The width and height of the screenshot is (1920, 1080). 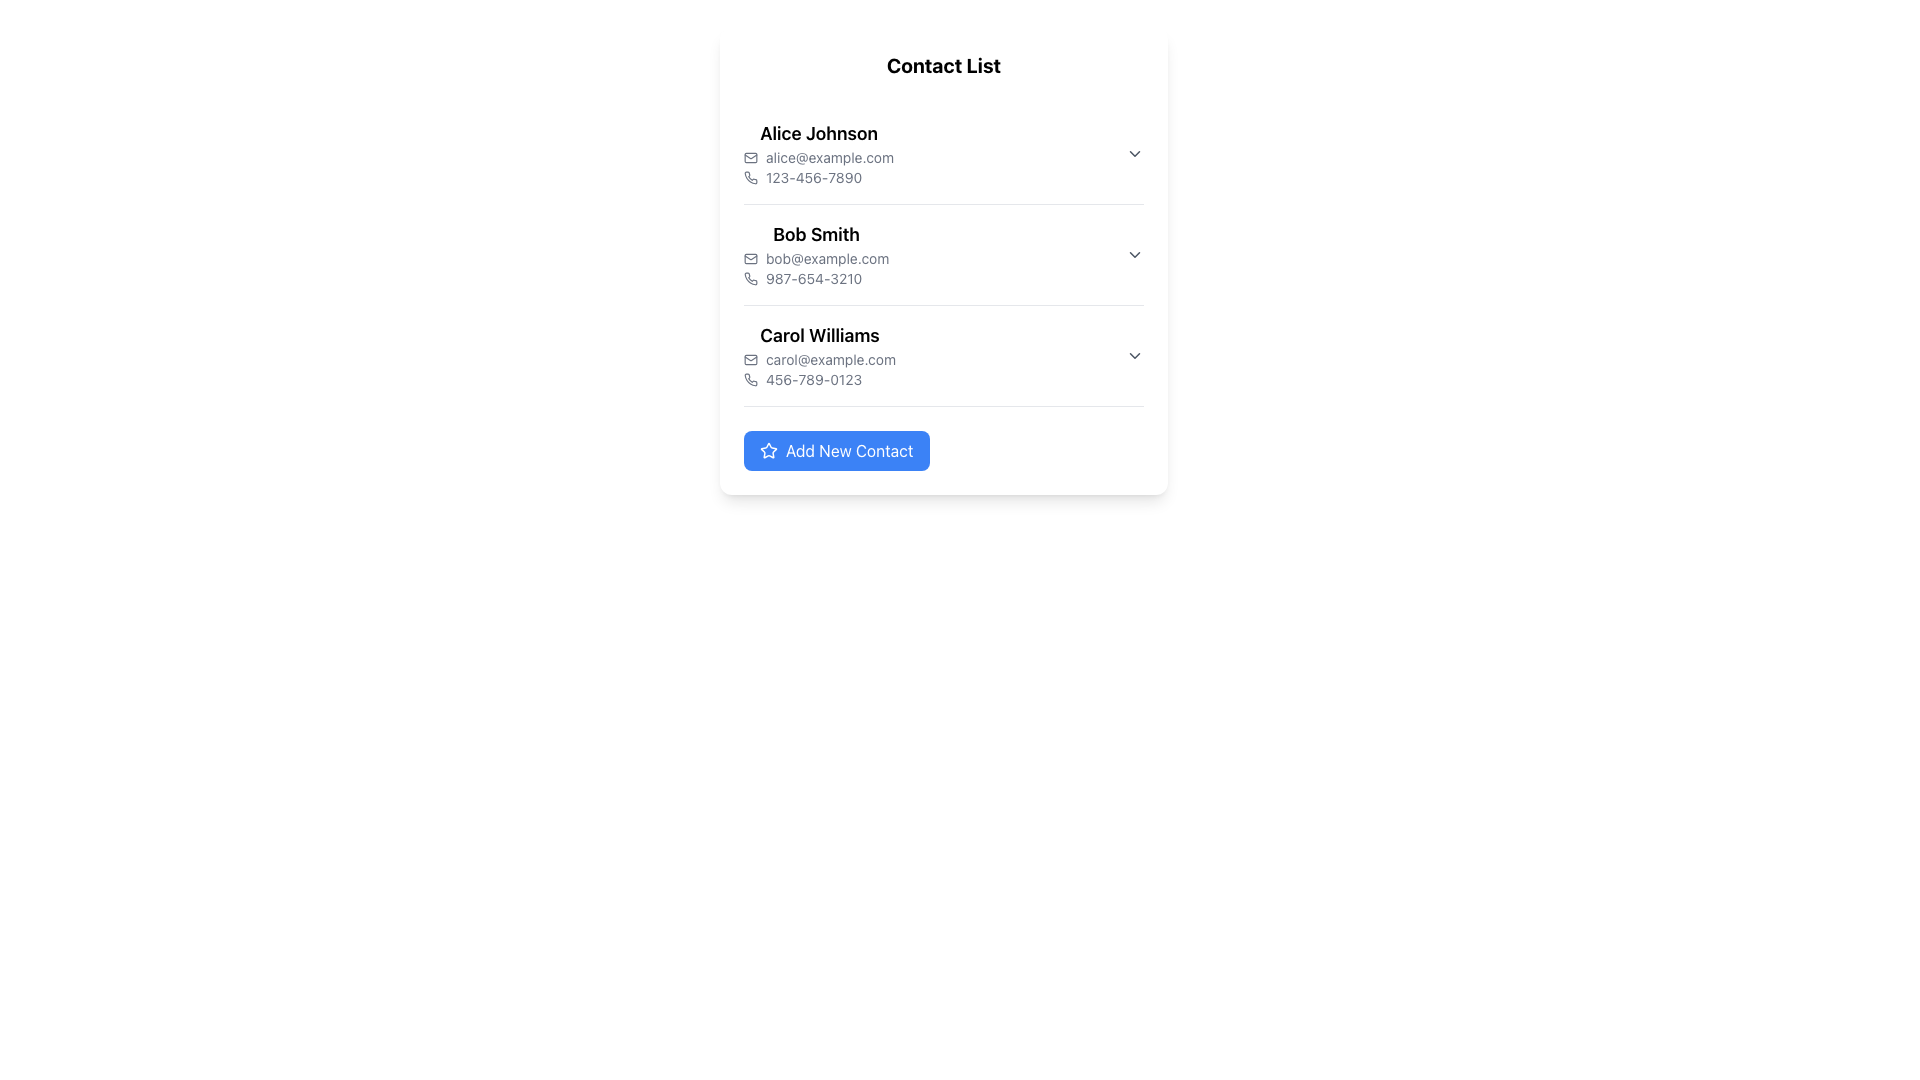 I want to click on the email address 'alice@example.com', so click(x=819, y=157).